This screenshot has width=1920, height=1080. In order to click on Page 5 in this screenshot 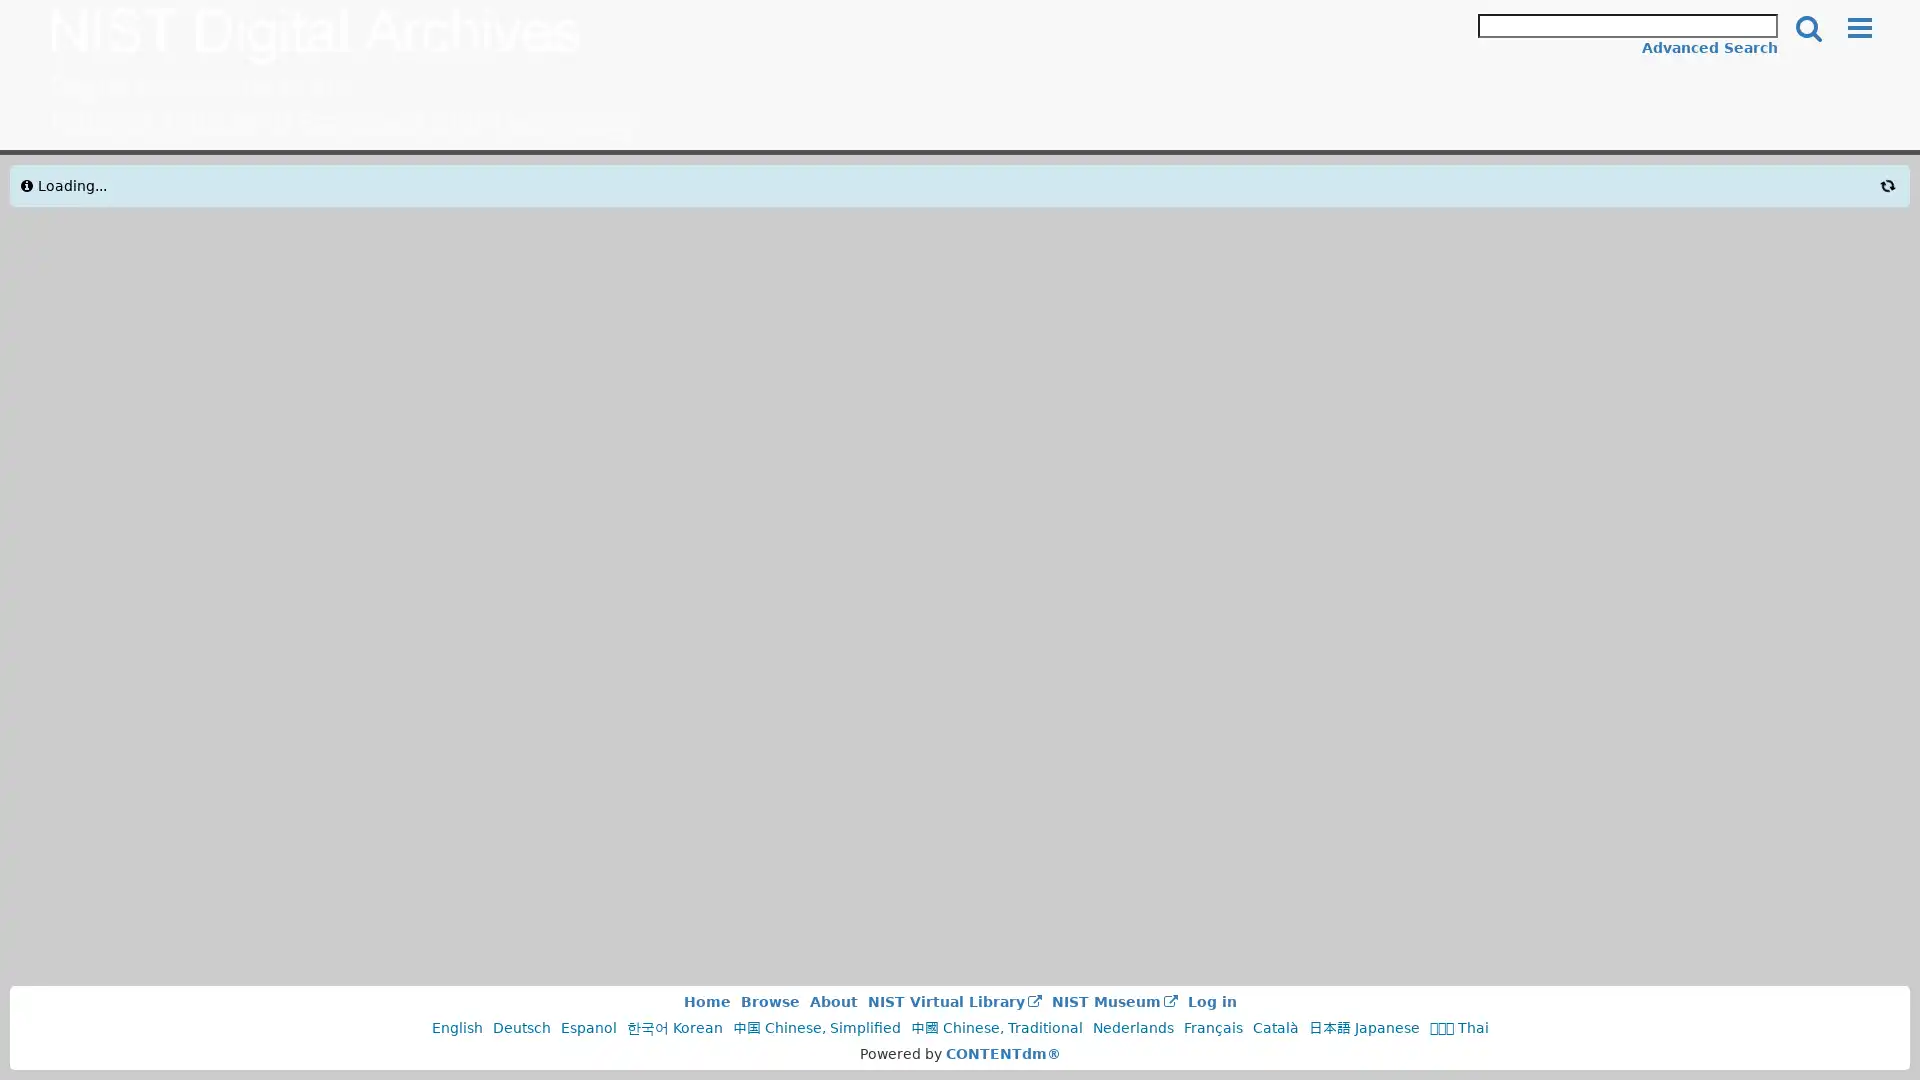, I will do `click(1231, 350)`.